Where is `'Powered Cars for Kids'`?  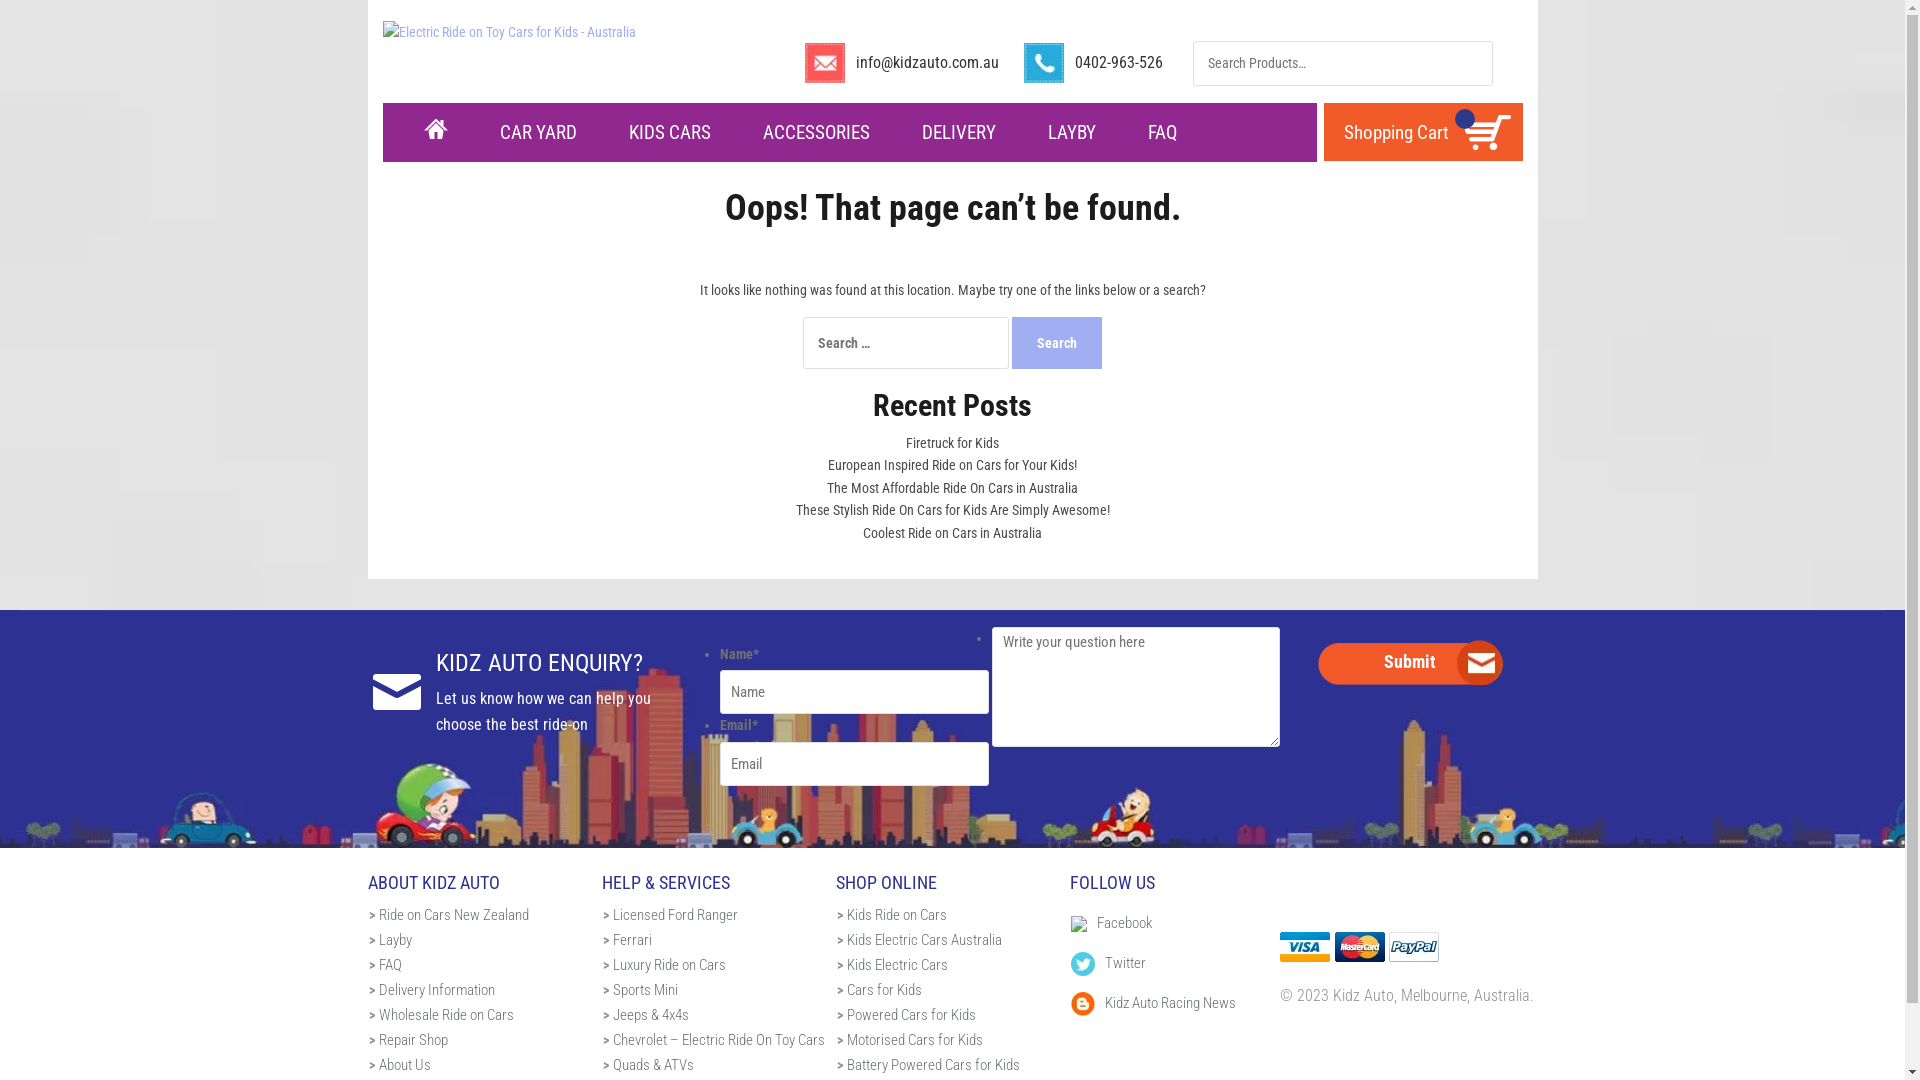
'Powered Cars for Kids' is located at coordinates (845, 1014).